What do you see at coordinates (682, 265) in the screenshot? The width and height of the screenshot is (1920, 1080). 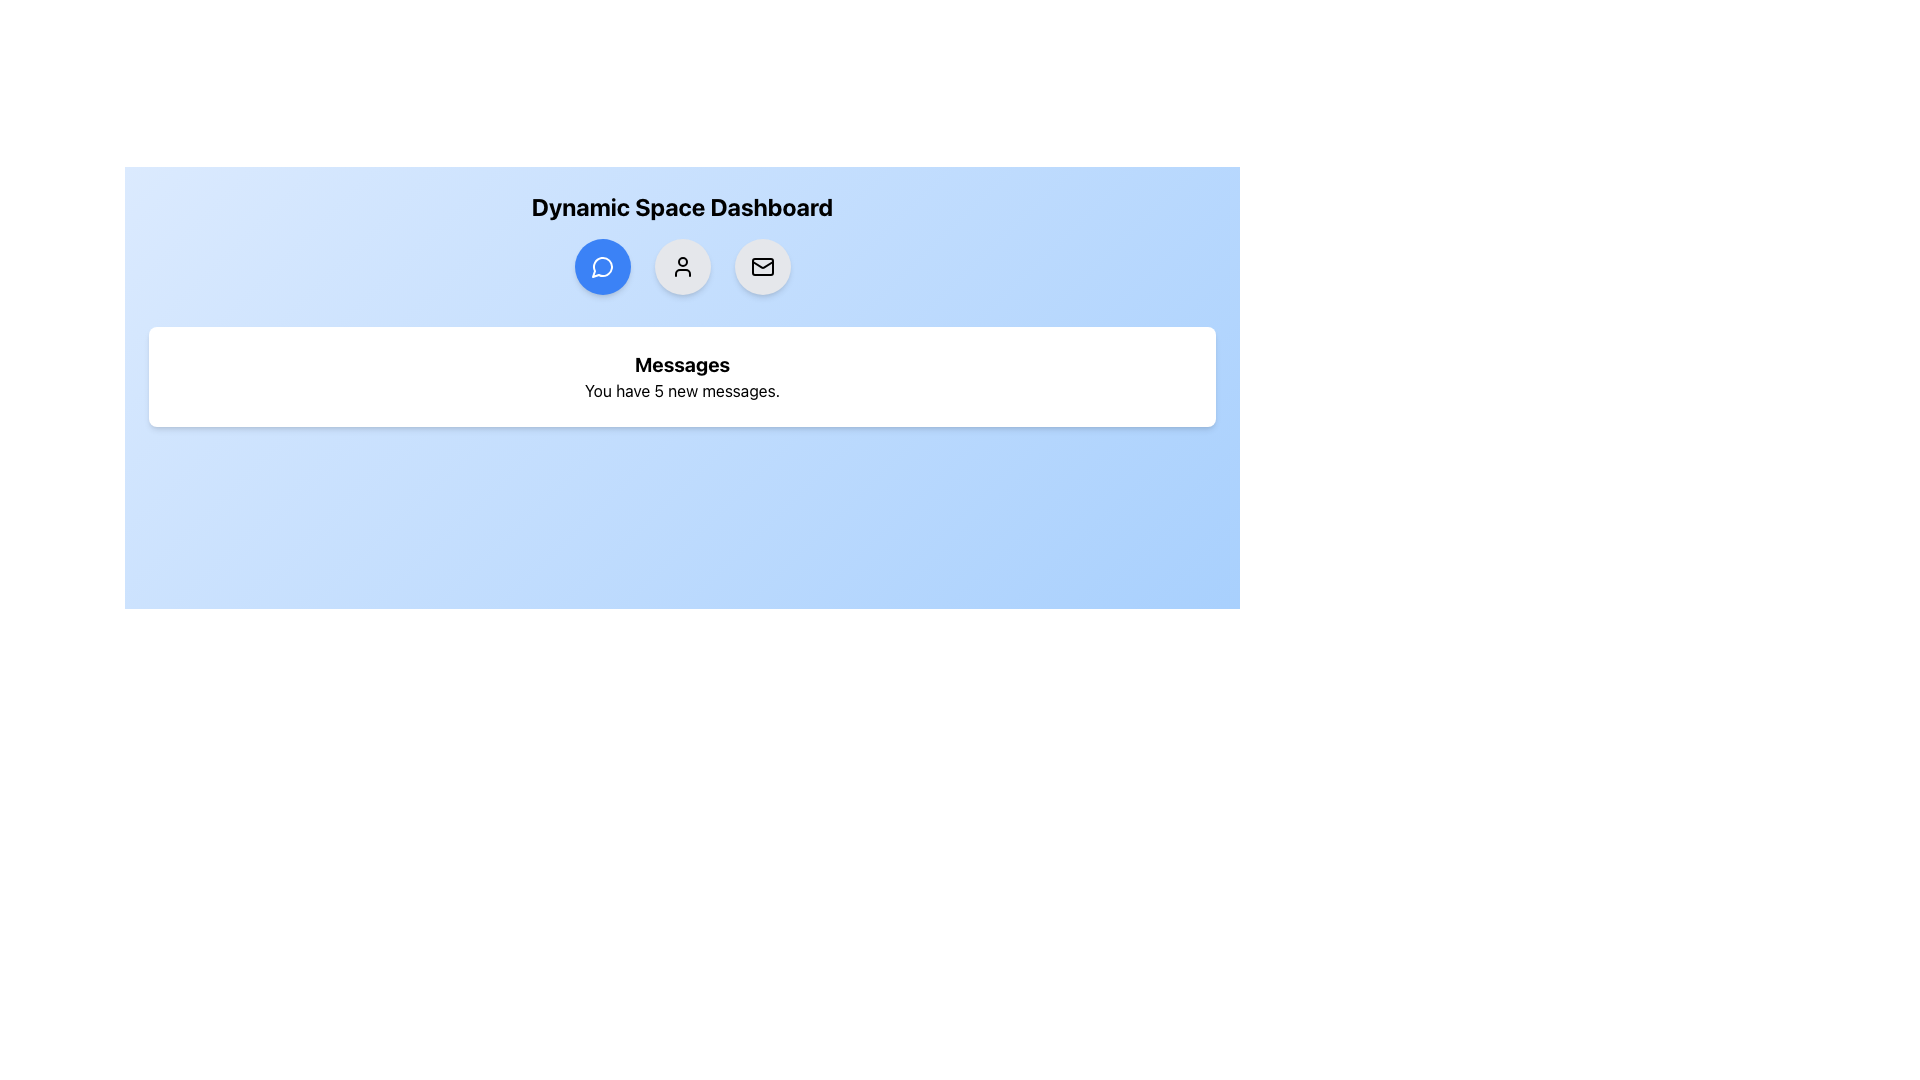 I see `the circular user profile button with a gray background, located between the blue magnifying glass icon and the gray envelope icon in the row of three buttons below the 'Dynamic Space Dashboard' header` at bounding box center [682, 265].